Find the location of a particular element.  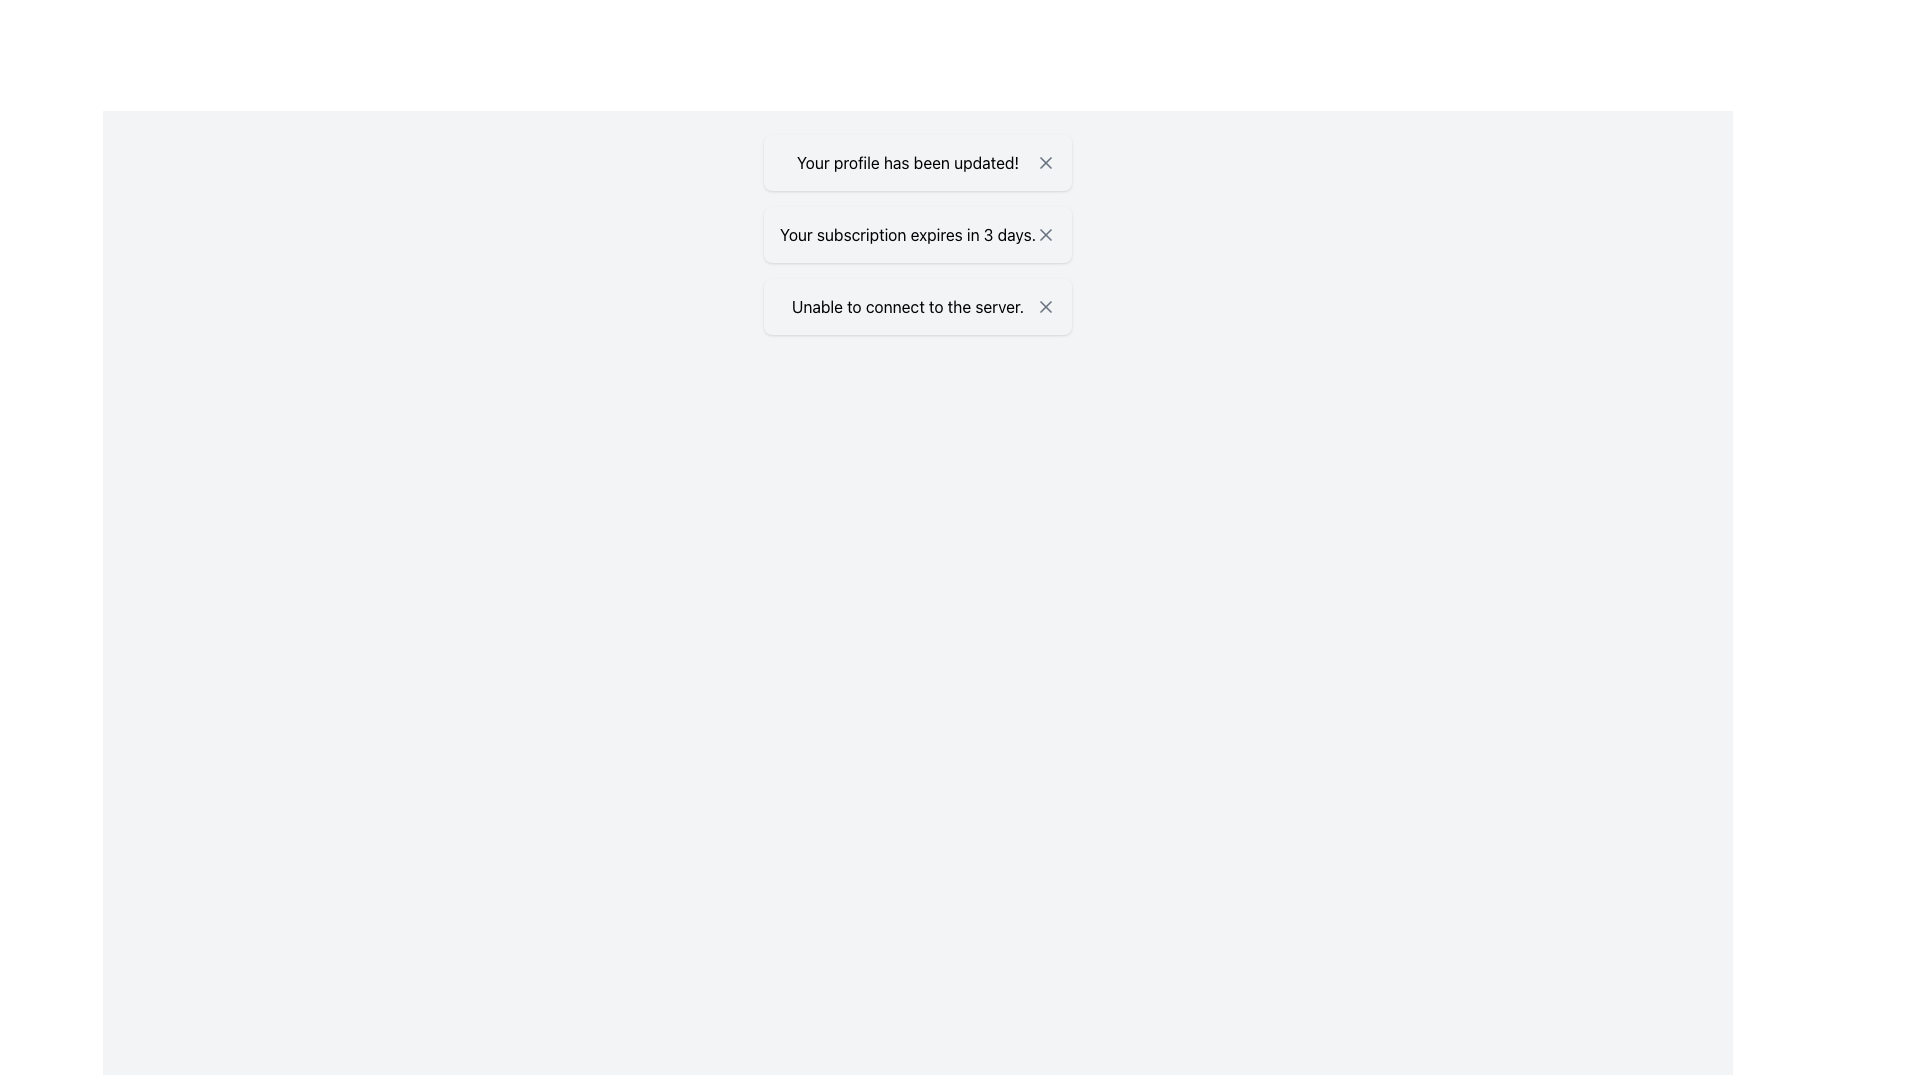

the close button represented by the 'X' icon in the SVG is located at coordinates (1045, 234).